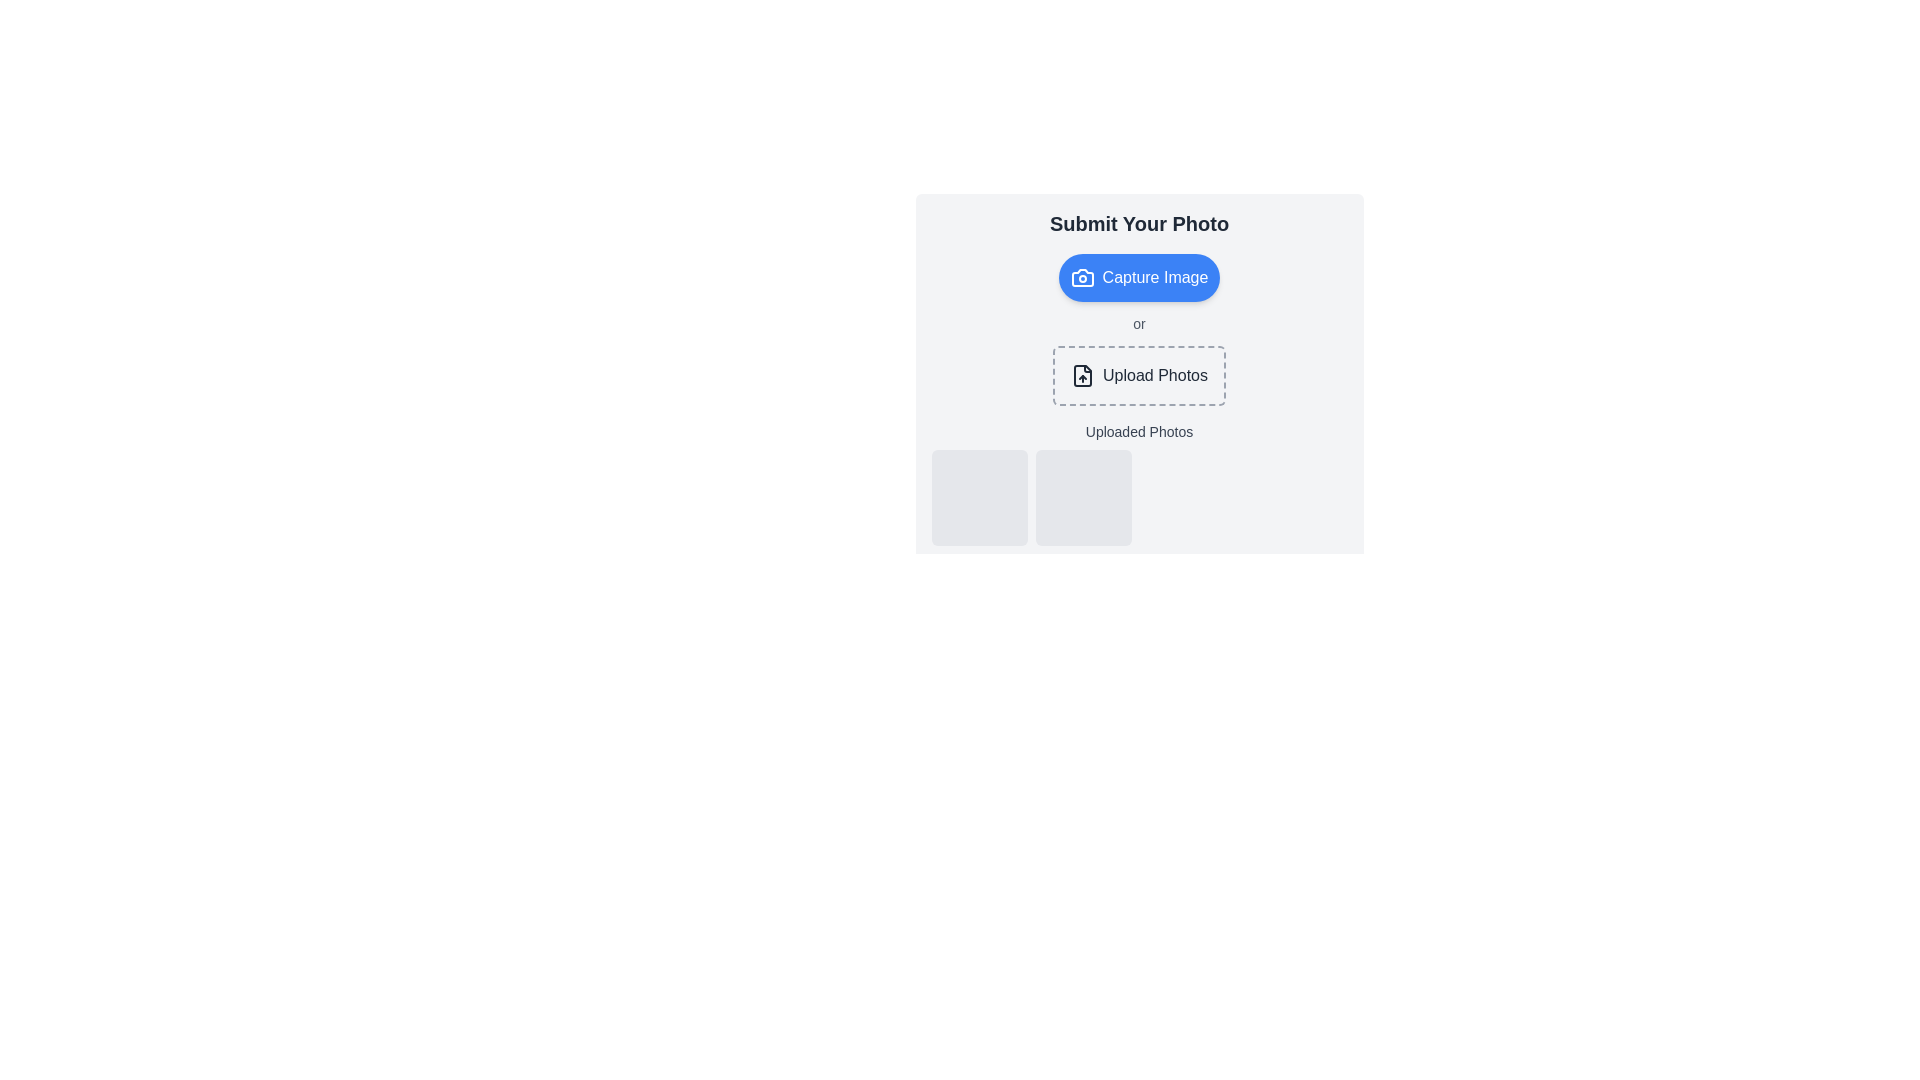 The image size is (1920, 1080). Describe the element at coordinates (1139, 431) in the screenshot. I see `the 'Uploaded Photos' text label, which is a small, grayish text label positioned beneath the 'Upload Photos' button` at that location.